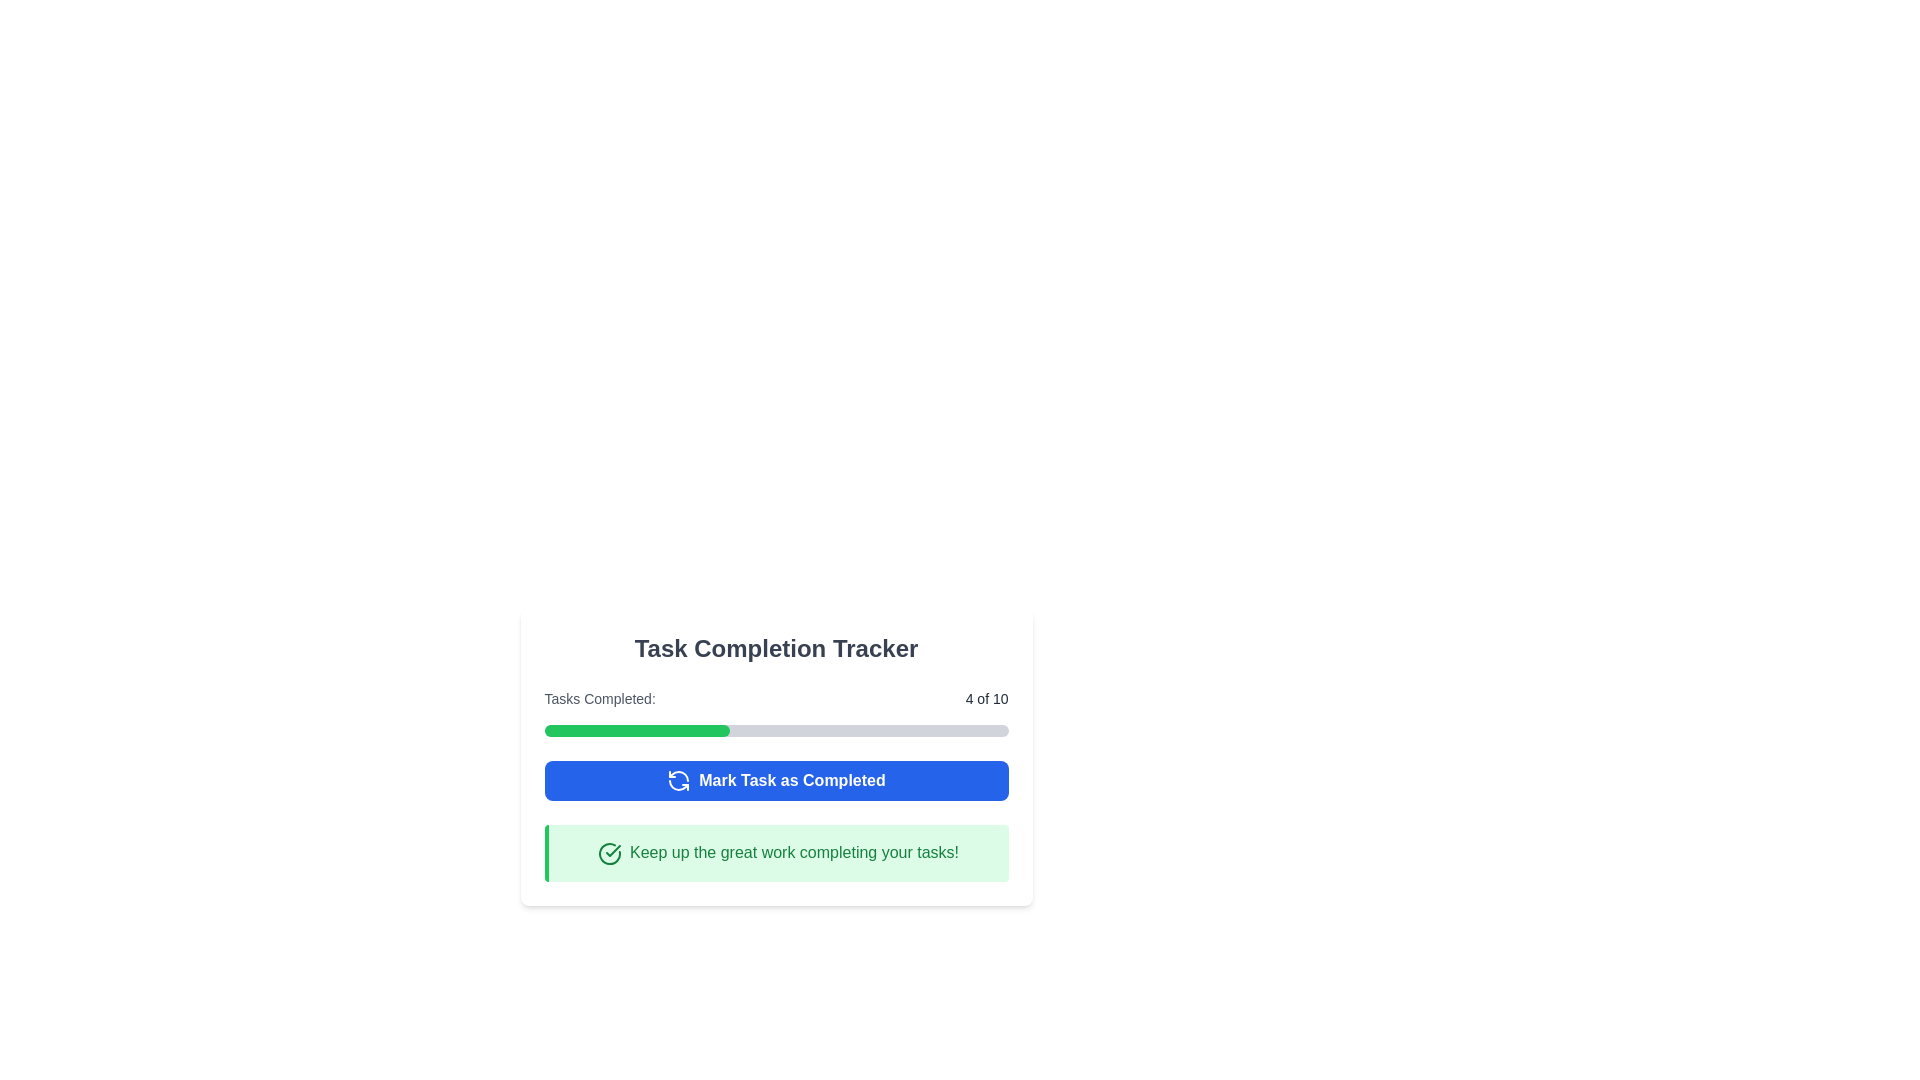 This screenshot has height=1080, width=1920. What do you see at coordinates (608, 853) in the screenshot?
I see `the green circular icon with a checkmark inside it, which is located to the left of the congratulatory message in the task tracker interface` at bounding box center [608, 853].